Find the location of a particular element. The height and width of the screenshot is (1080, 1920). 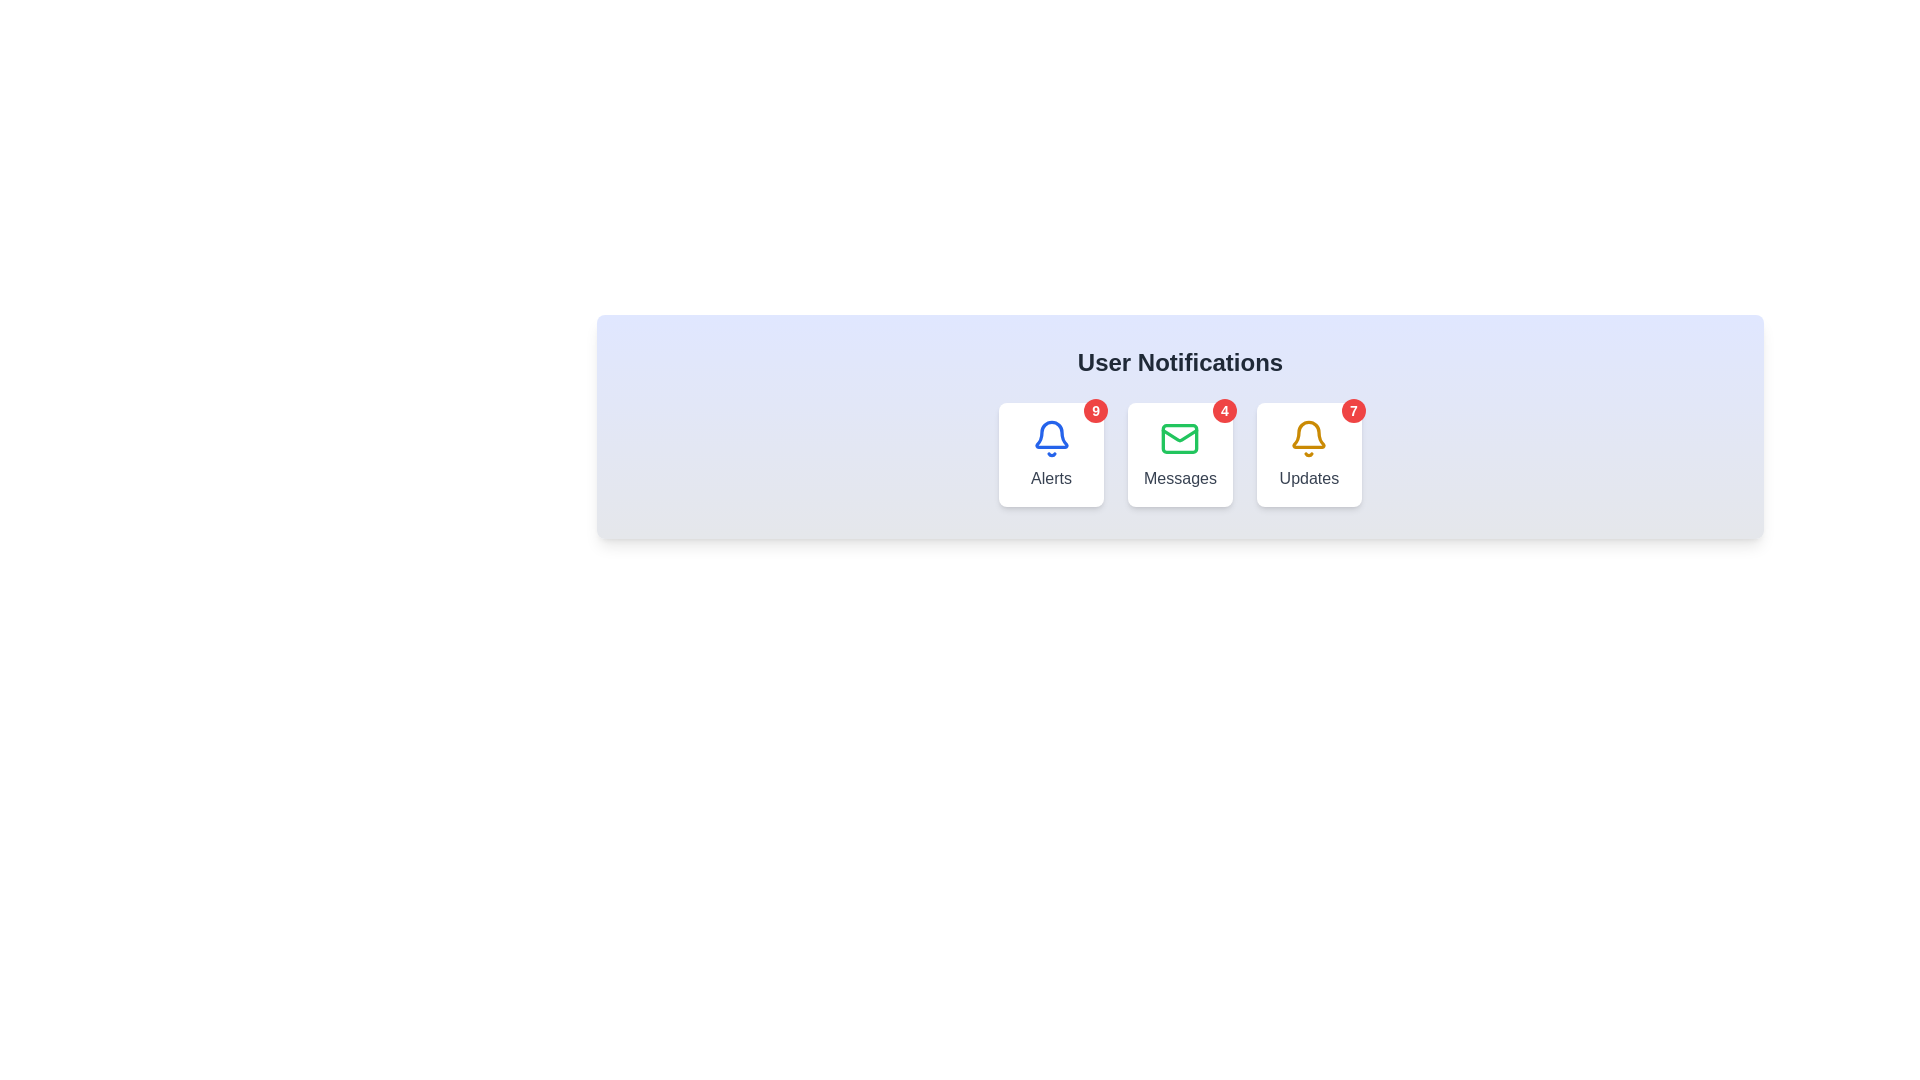

the green envelope icon within the 'Messages' card is located at coordinates (1180, 438).